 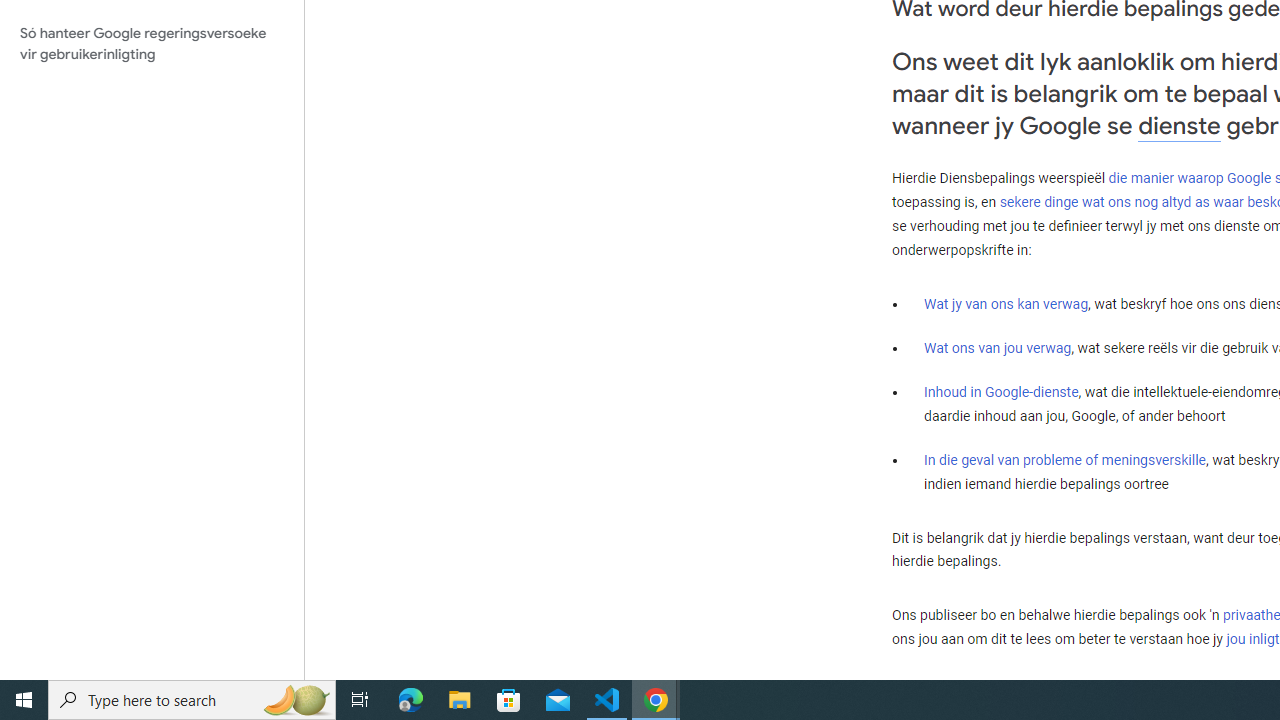 What do you see at coordinates (998, 347) in the screenshot?
I see `'Wat ons van jou verwag'` at bounding box center [998, 347].